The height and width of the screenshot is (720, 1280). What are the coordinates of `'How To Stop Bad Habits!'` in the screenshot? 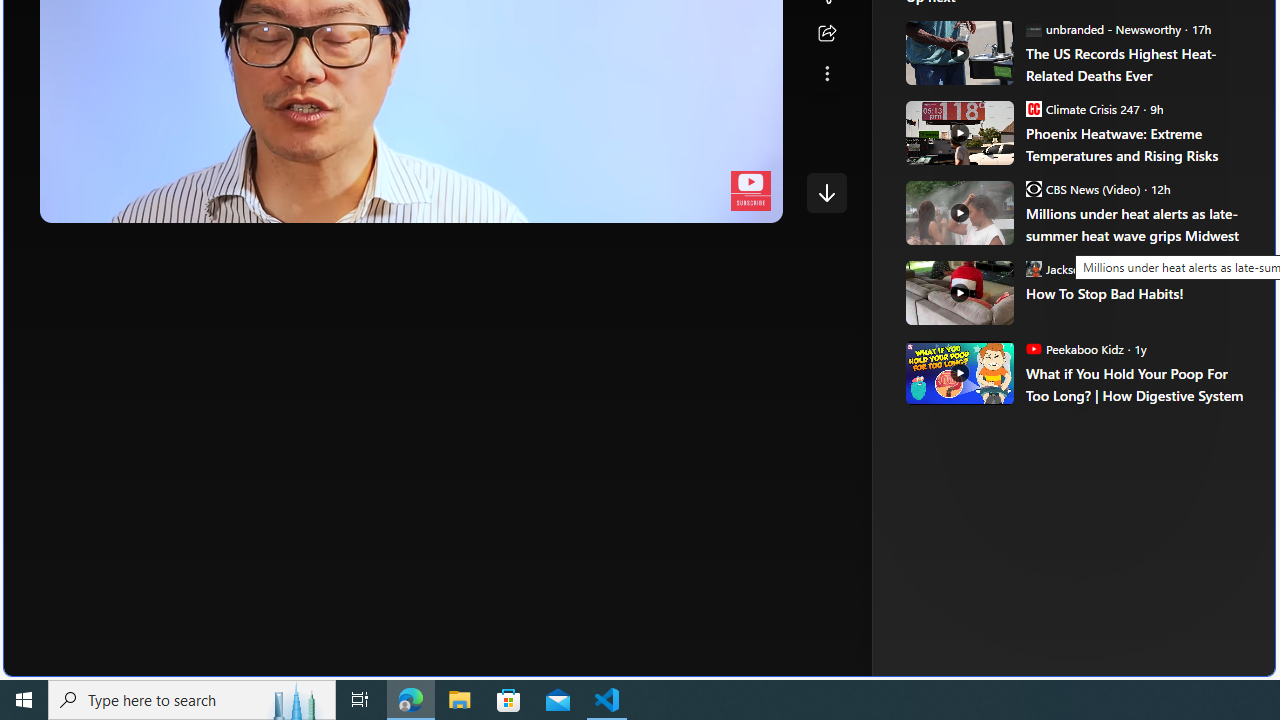 It's located at (1136, 293).